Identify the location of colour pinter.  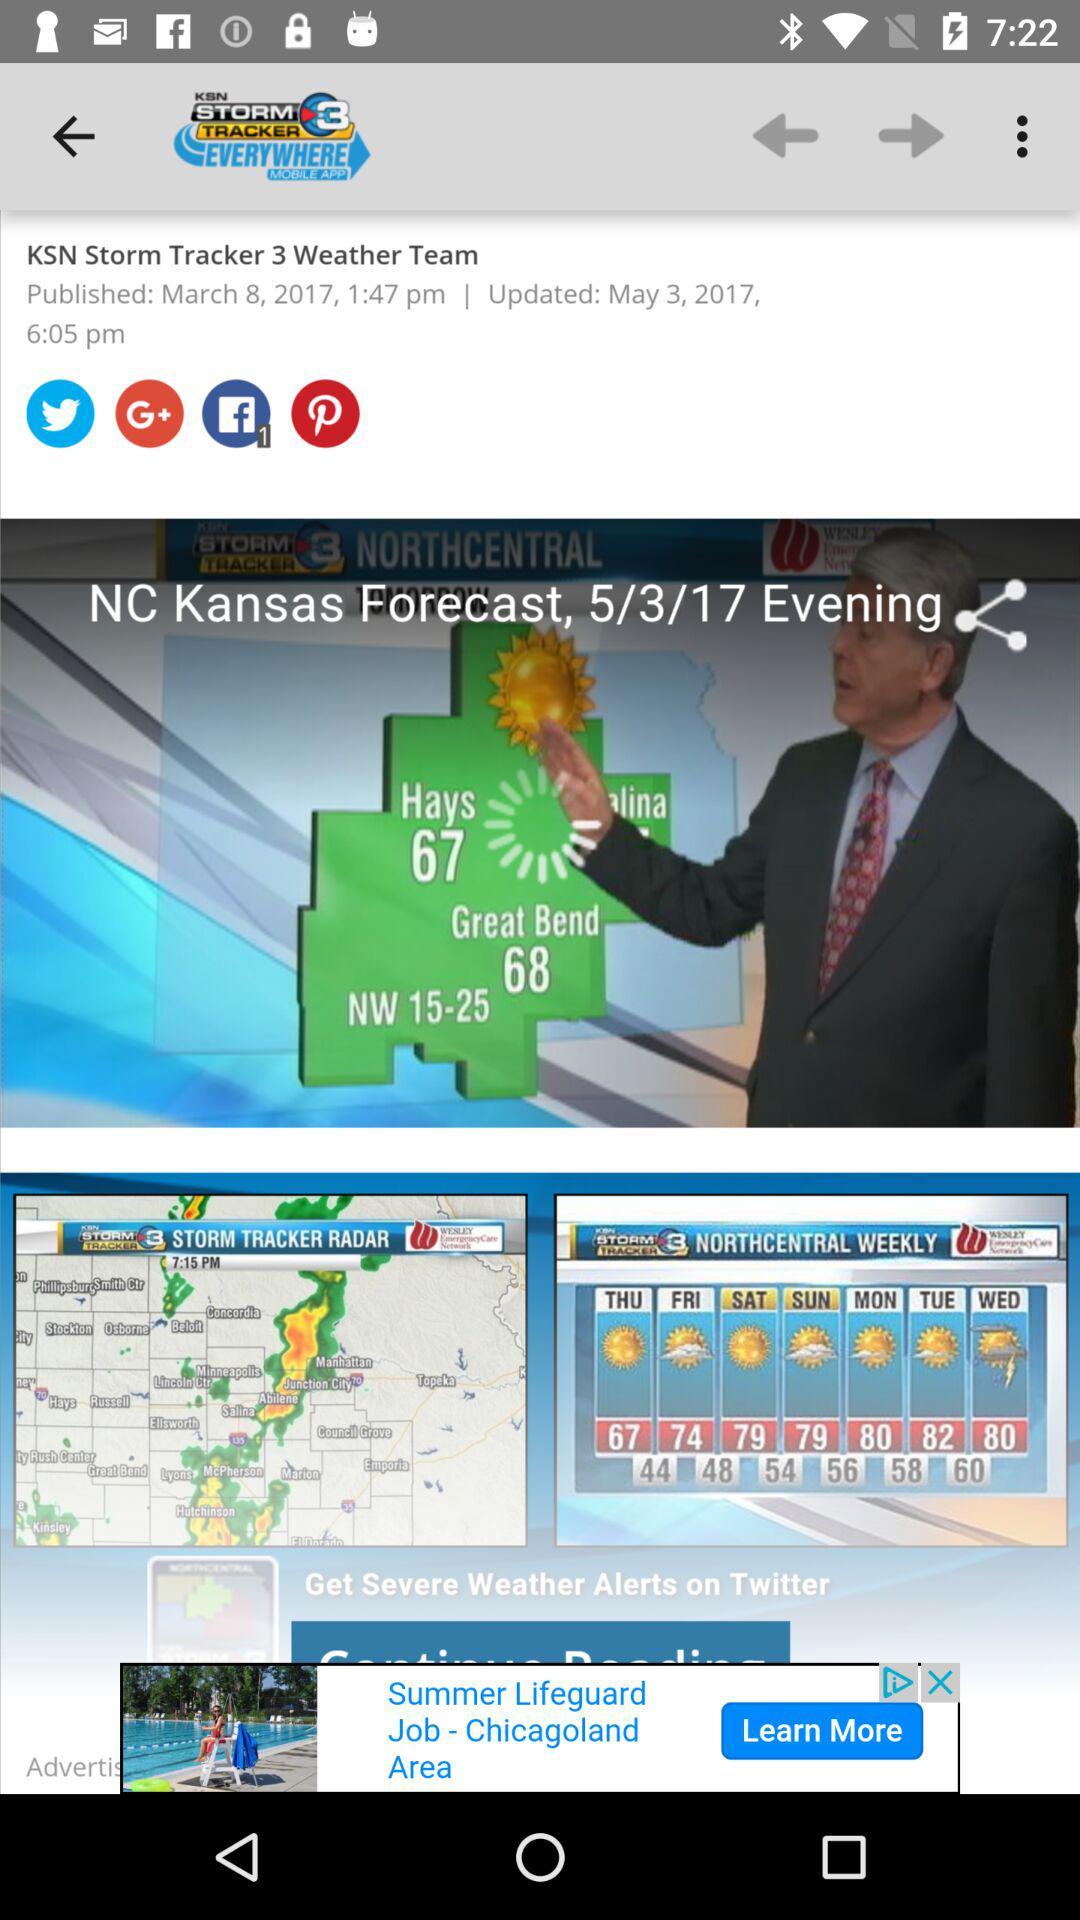
(540, 1002).